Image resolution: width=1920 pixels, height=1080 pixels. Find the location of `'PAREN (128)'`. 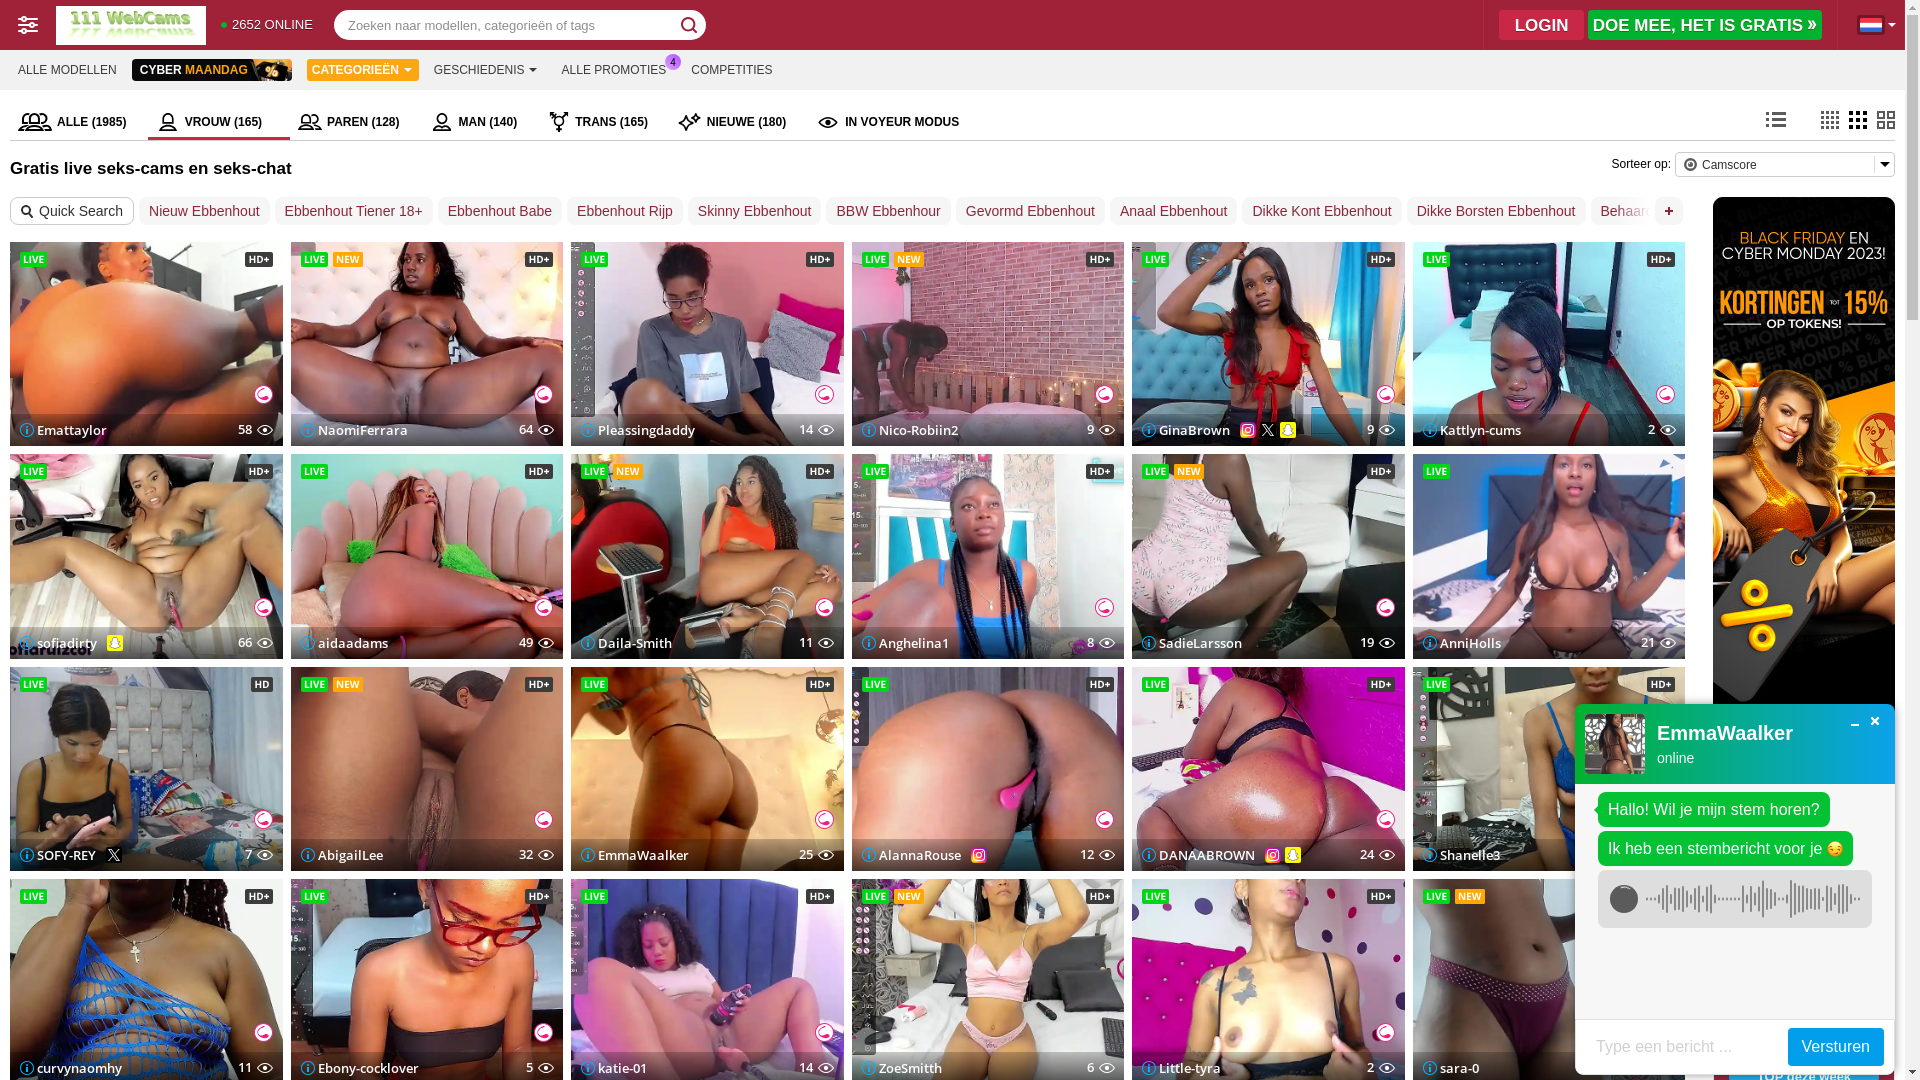

'PAREN (128)' is located at coordinates (355, 122).